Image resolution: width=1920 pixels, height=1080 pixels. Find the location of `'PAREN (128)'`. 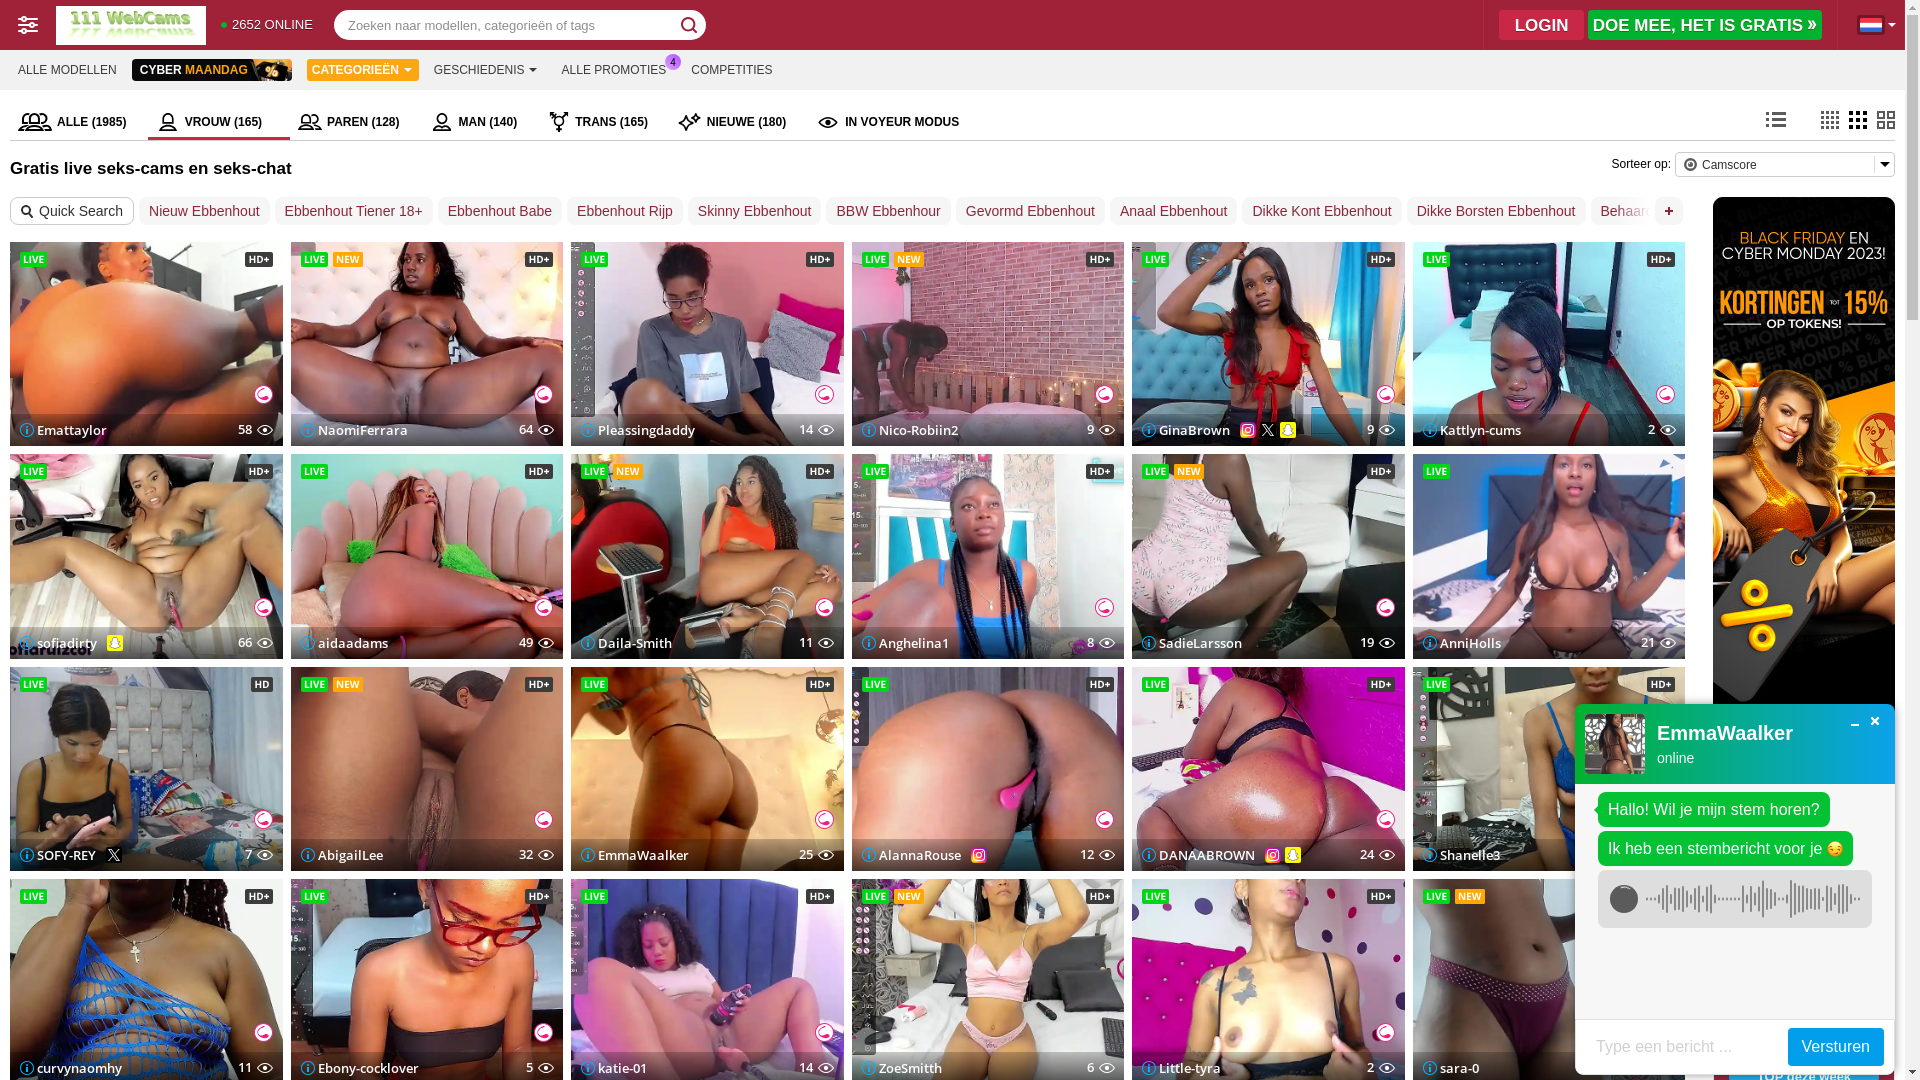

'PAREN (128)' is located at coordinates (355, 122).